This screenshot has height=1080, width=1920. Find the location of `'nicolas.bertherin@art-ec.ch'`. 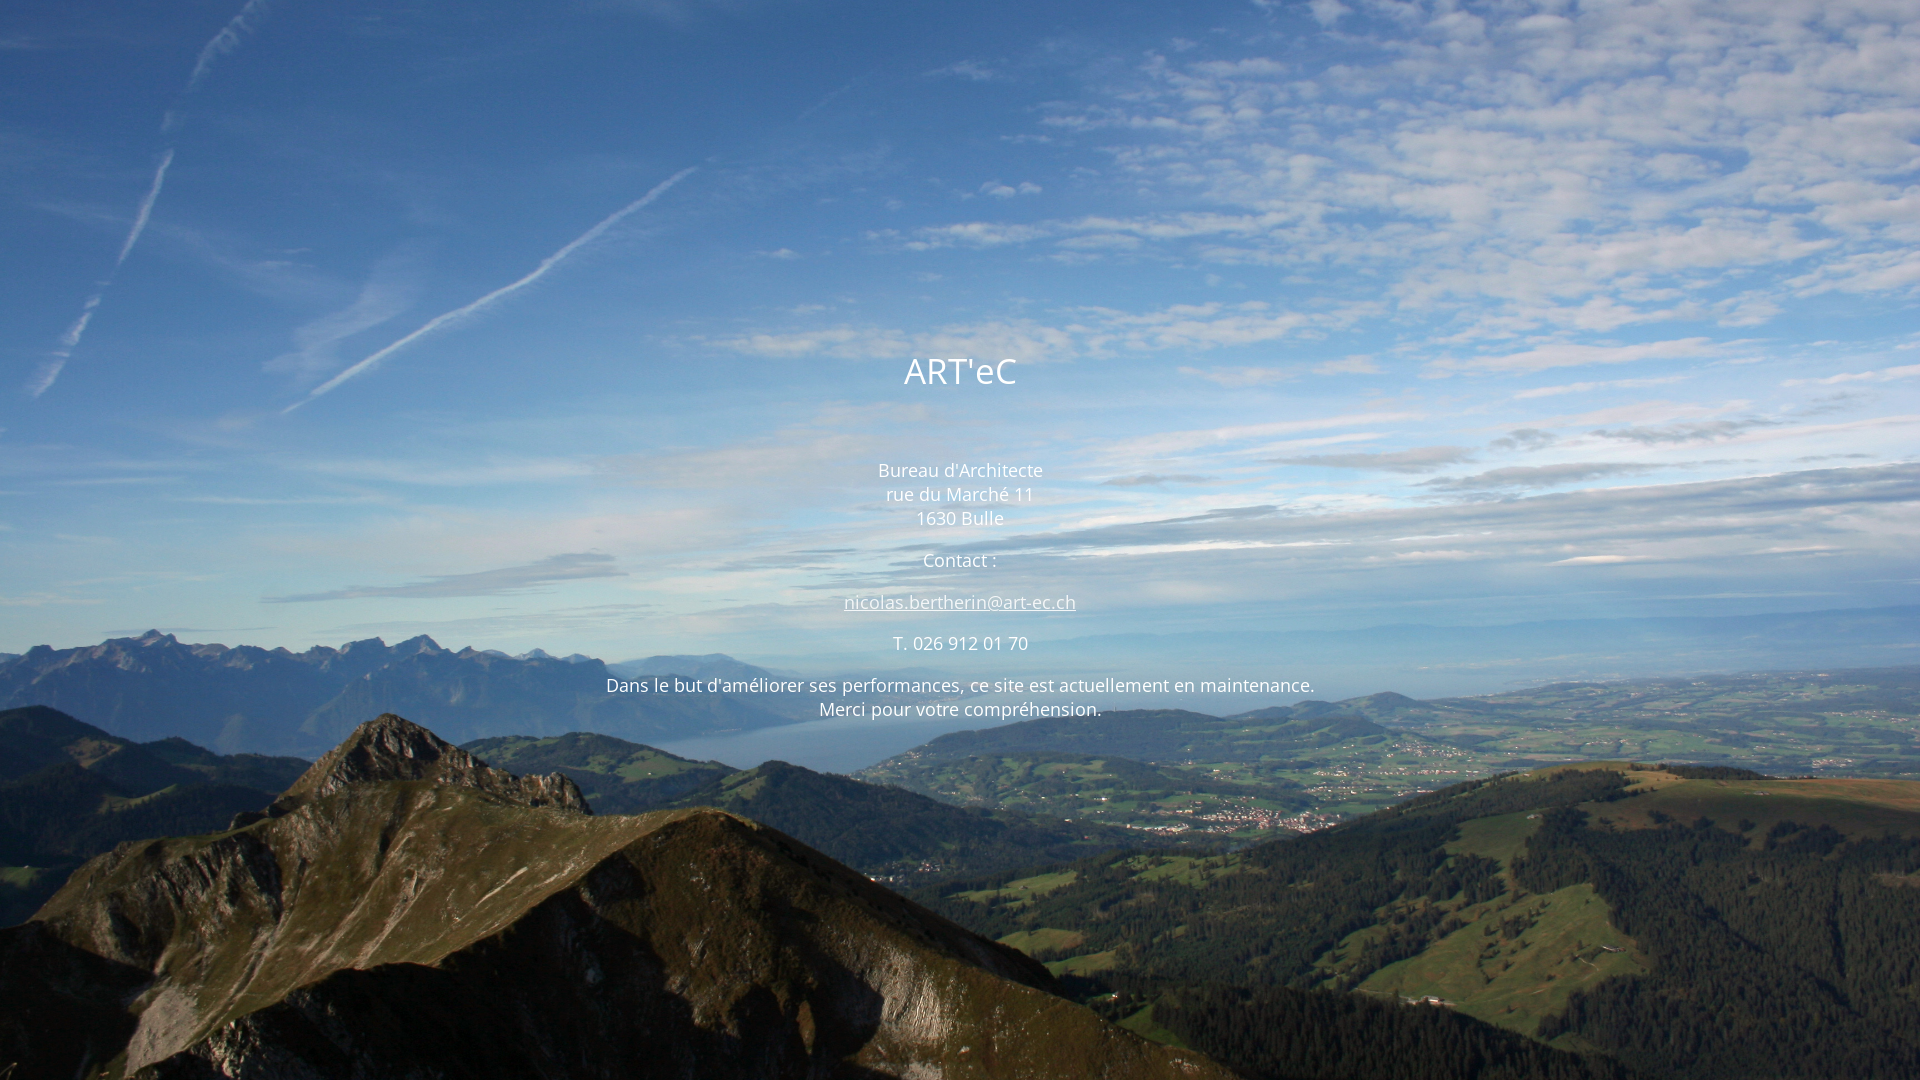

'nicolas.bertherin@art-ec.ch' is located at coordinates (844, 600).